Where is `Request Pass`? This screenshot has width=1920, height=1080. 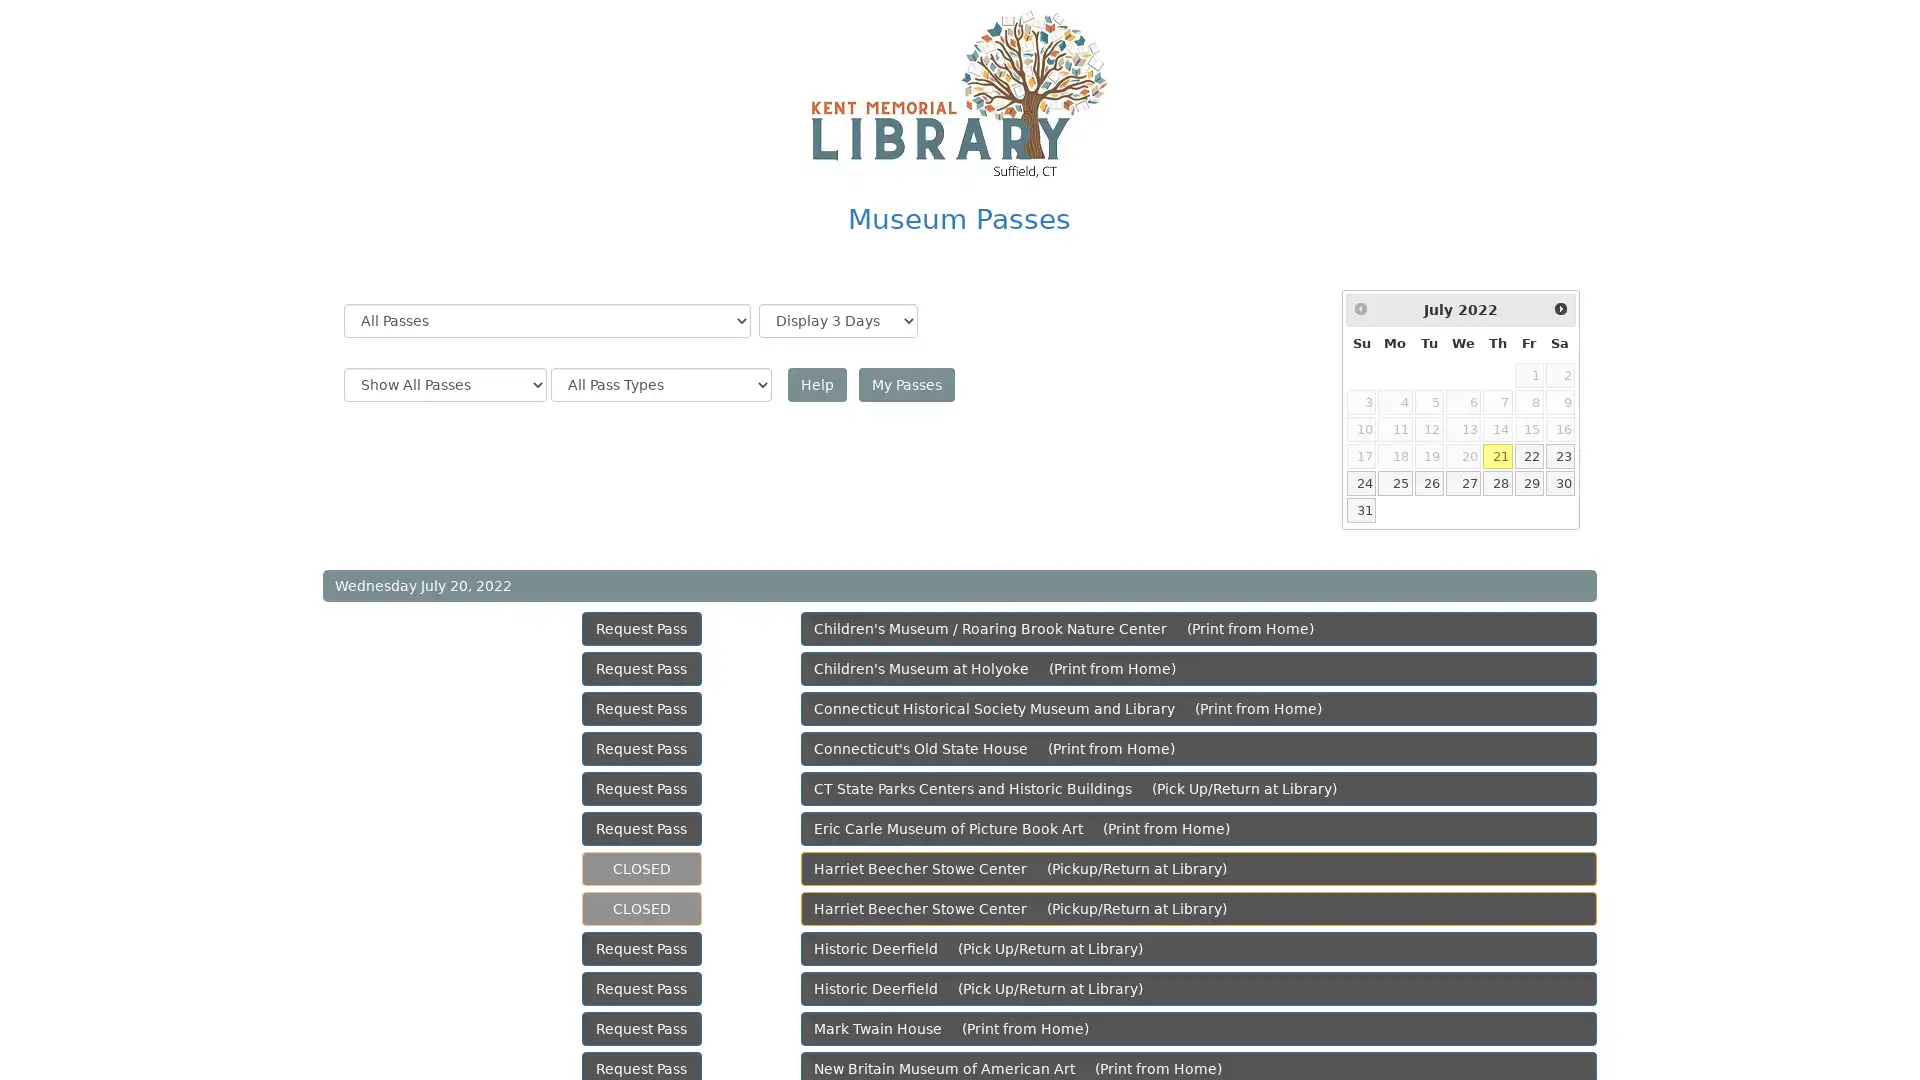 Request Pass is located at coordinates (641, 1029).